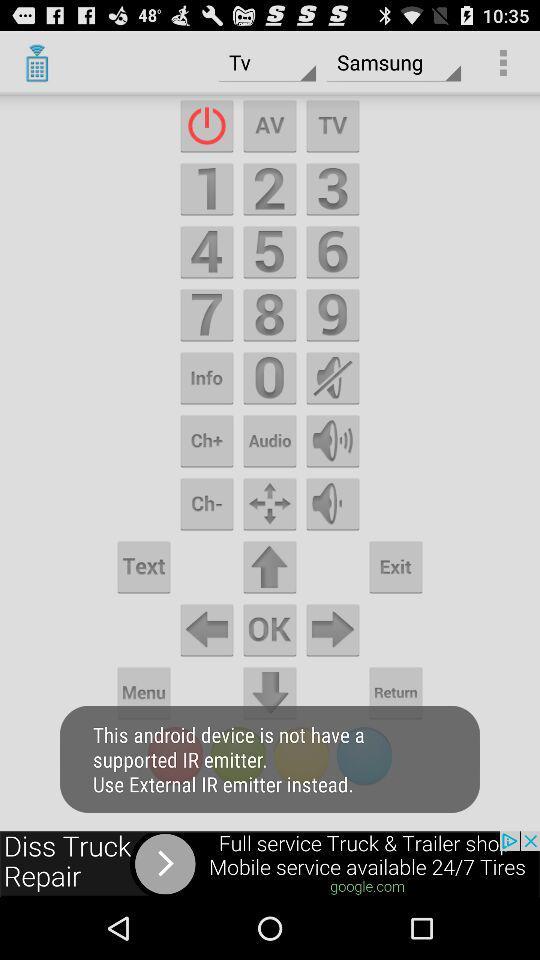 The image size is (540, 960). What do you see at coordinates (205, 133) in the screenshot?
I see `the power icon` at bounding box center [205, 133].